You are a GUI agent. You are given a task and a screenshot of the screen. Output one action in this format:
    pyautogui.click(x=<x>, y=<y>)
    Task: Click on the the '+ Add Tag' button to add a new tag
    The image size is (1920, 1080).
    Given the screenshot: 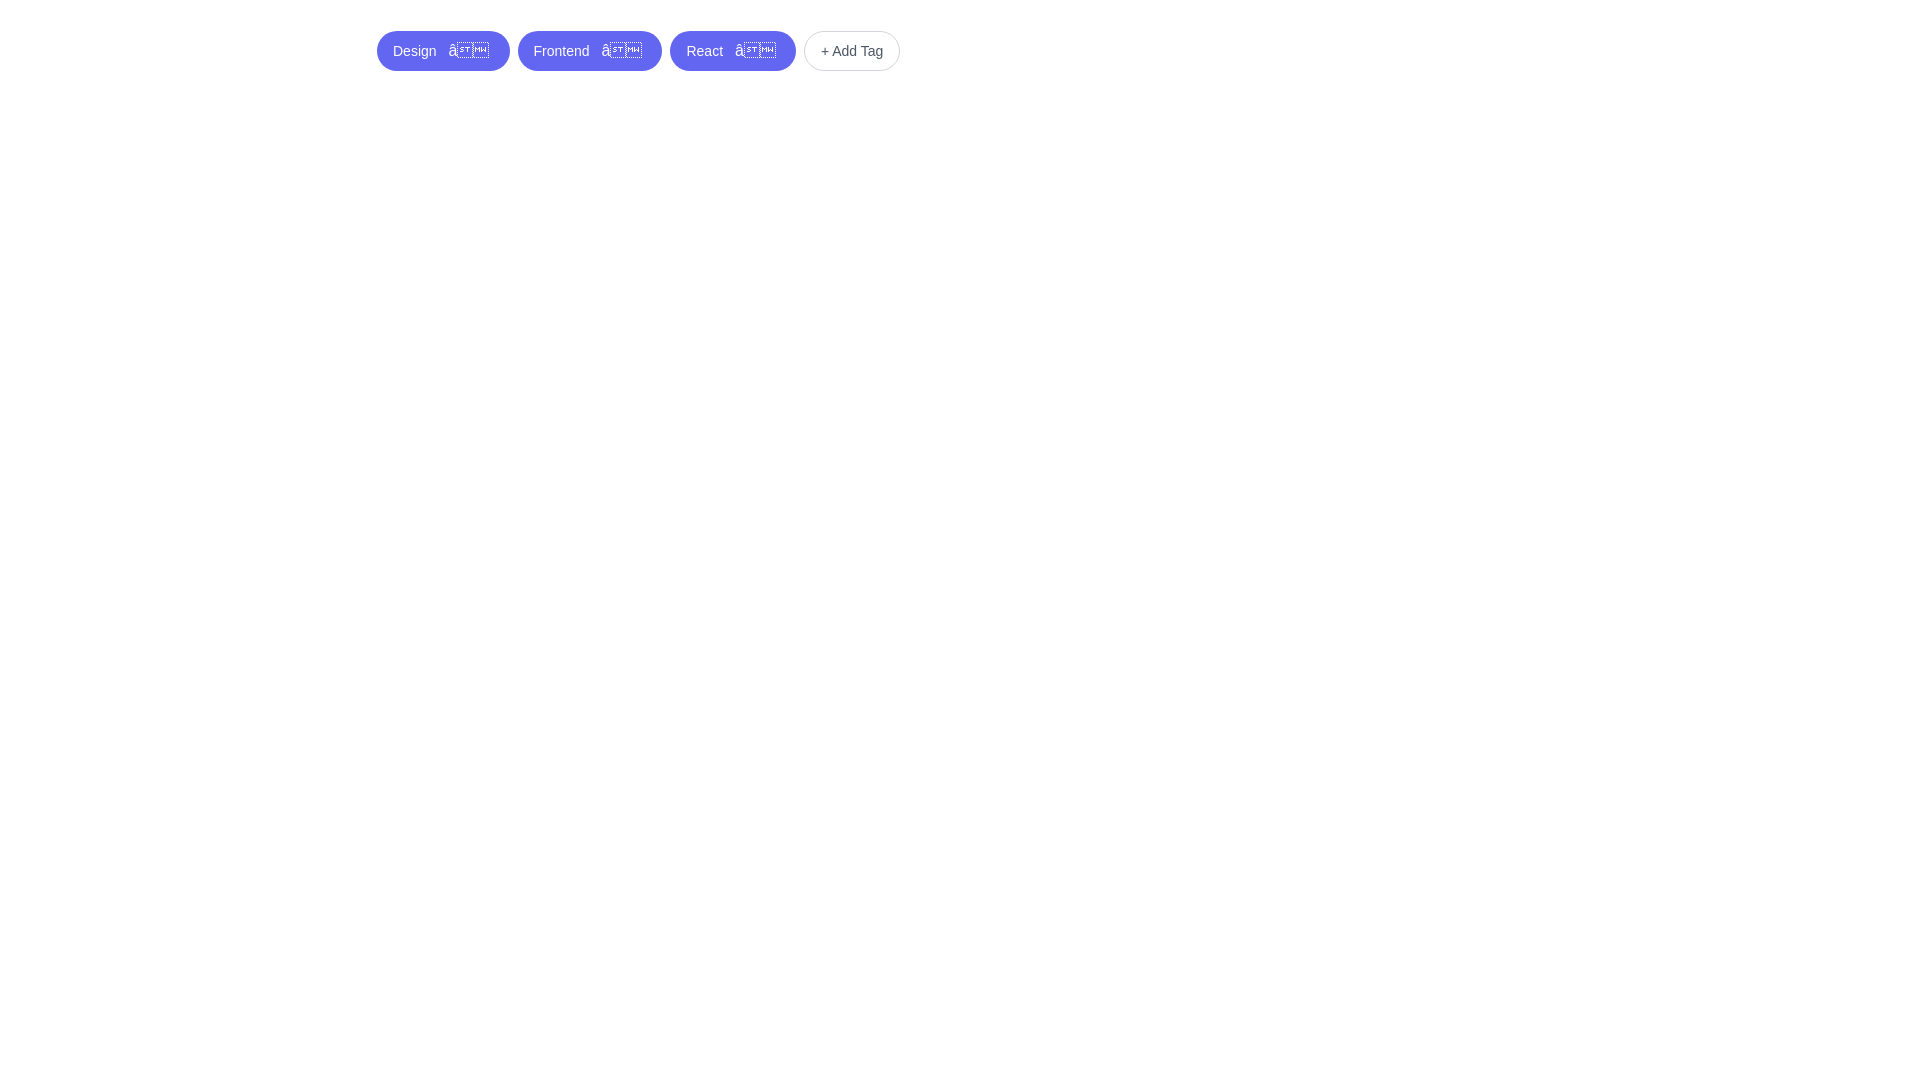 What is the action you would take?
    pyautogui.click(x=851, y=49)
    